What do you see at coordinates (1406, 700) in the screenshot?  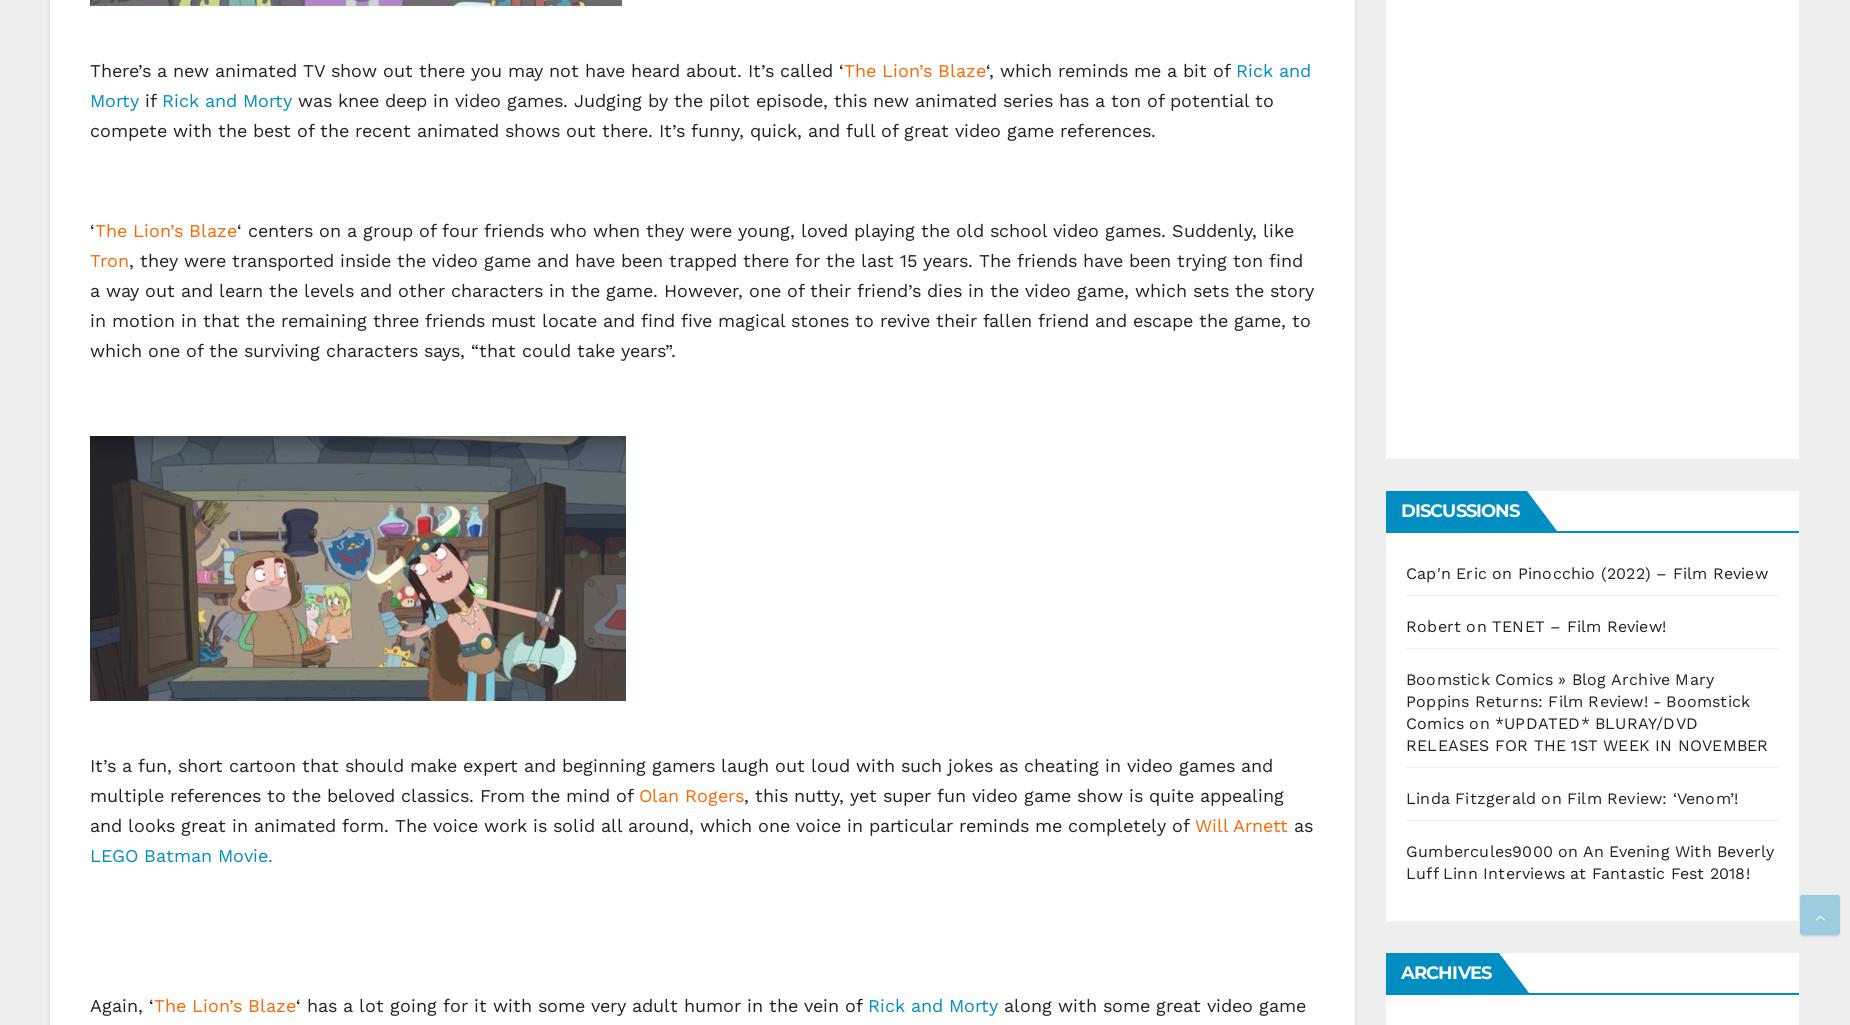 I see `'Boomstick Comics » Blog Archive Mary Poppins Returns: Film Review! - Boomstick Comics'` at bounding box center [1406, 700].